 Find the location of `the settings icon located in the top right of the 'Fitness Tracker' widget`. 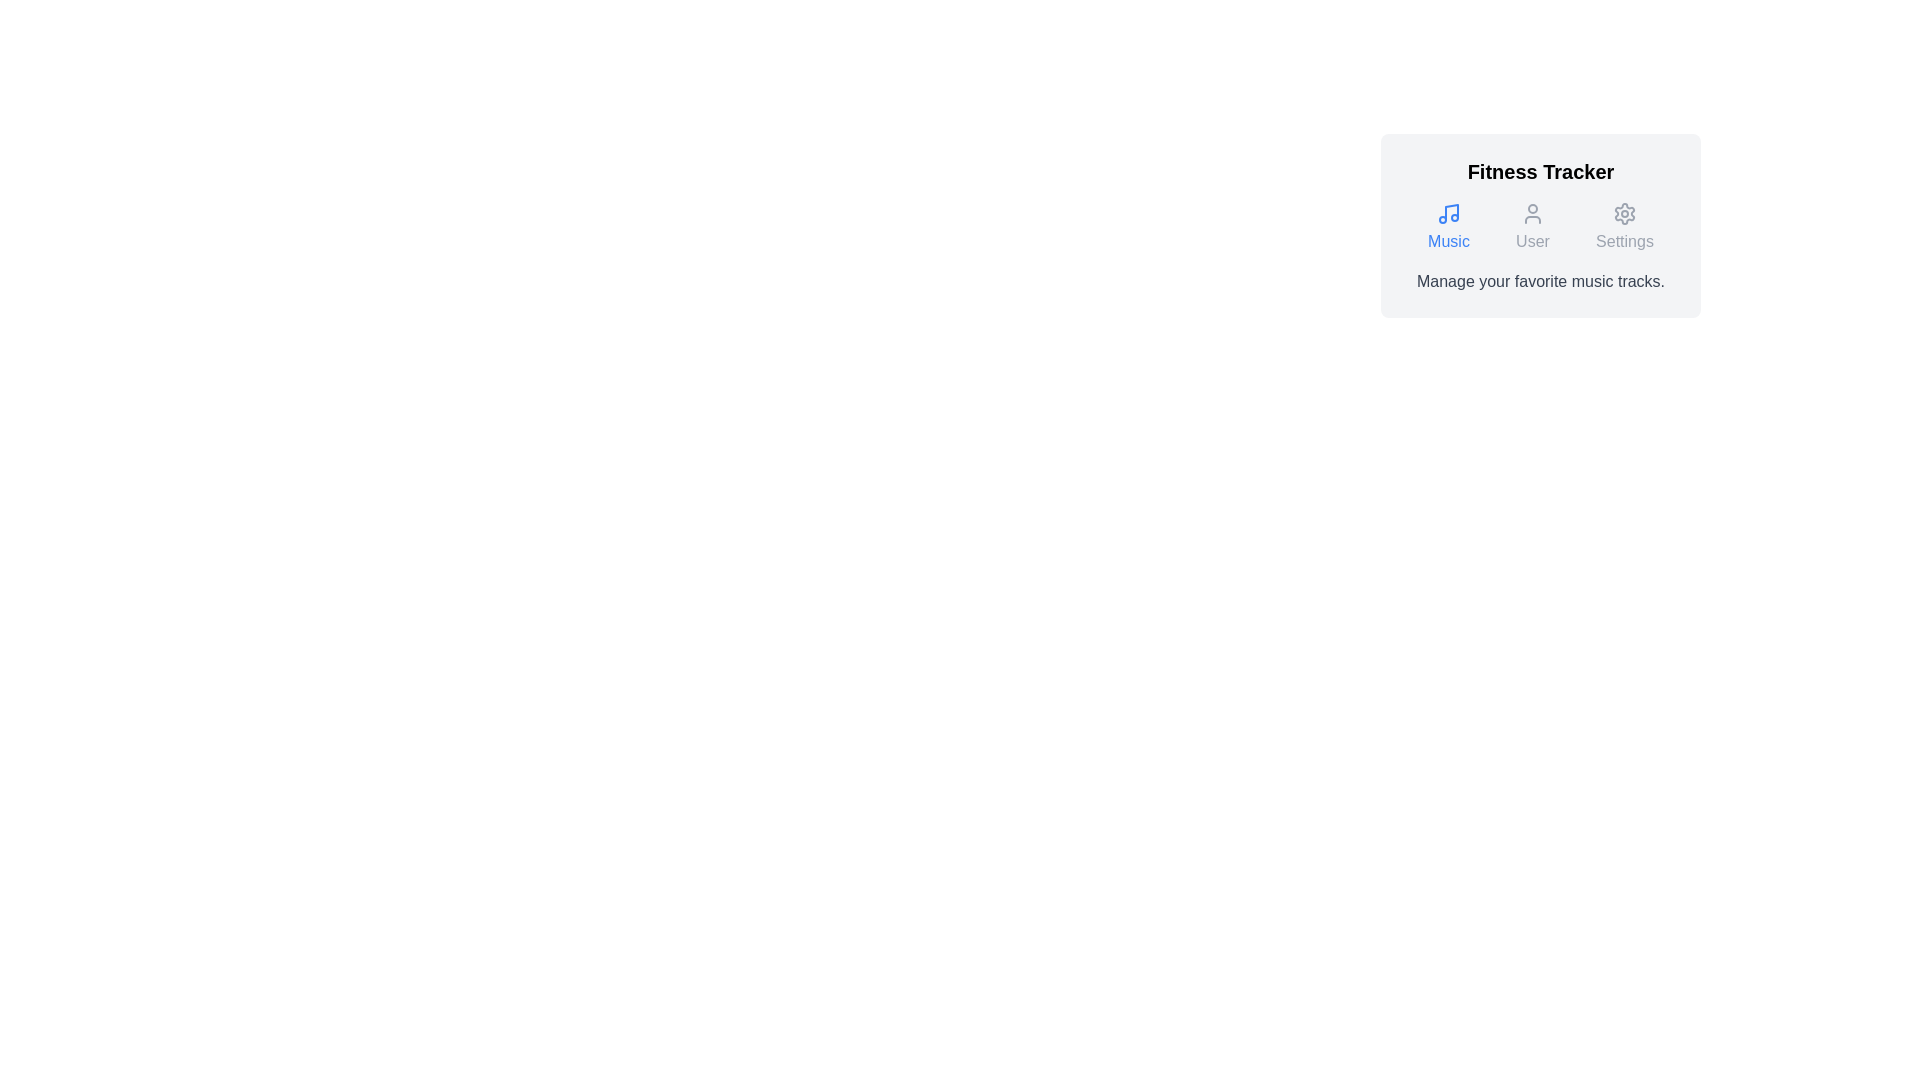

the settings icon located in the top right of the 'Fitness Tracker' widget is located at coordinates (1624, 213).